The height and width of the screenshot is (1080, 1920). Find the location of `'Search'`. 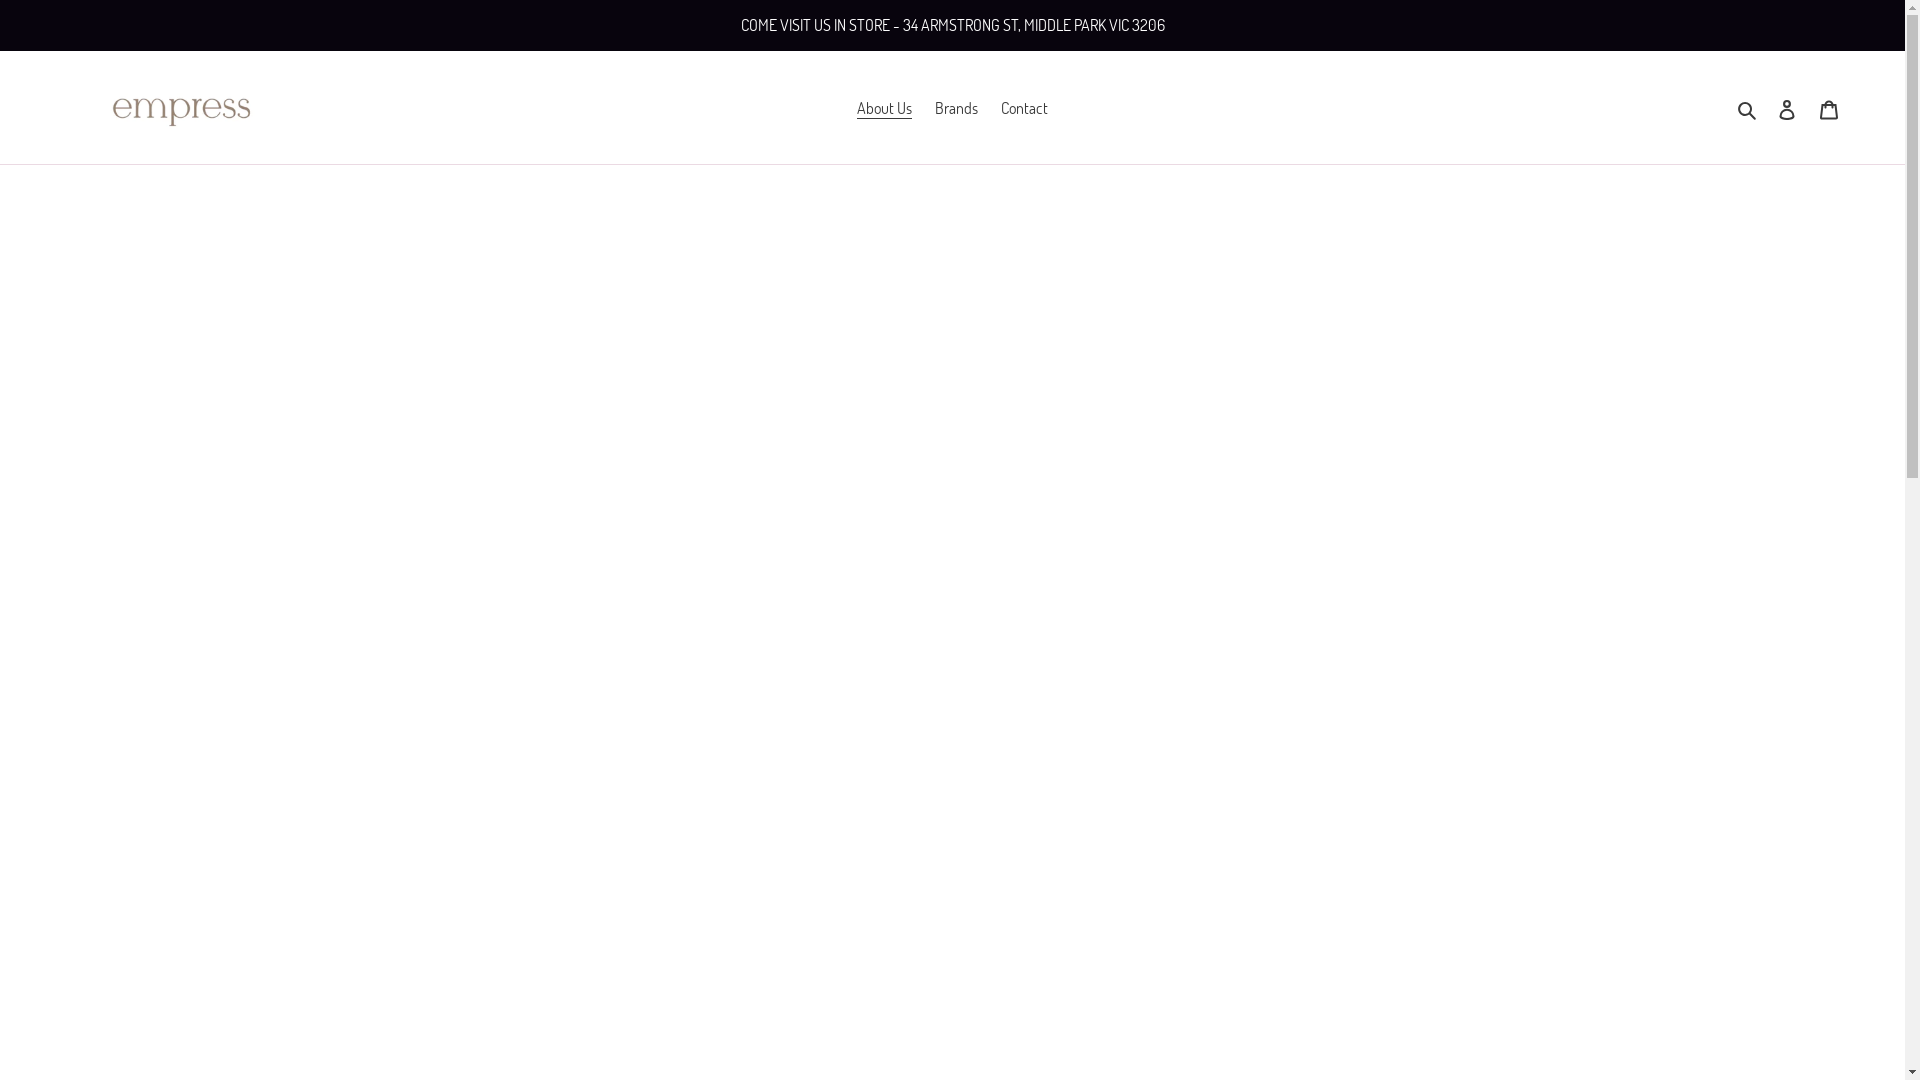

'Search' is located at coordinates (1747, 108).